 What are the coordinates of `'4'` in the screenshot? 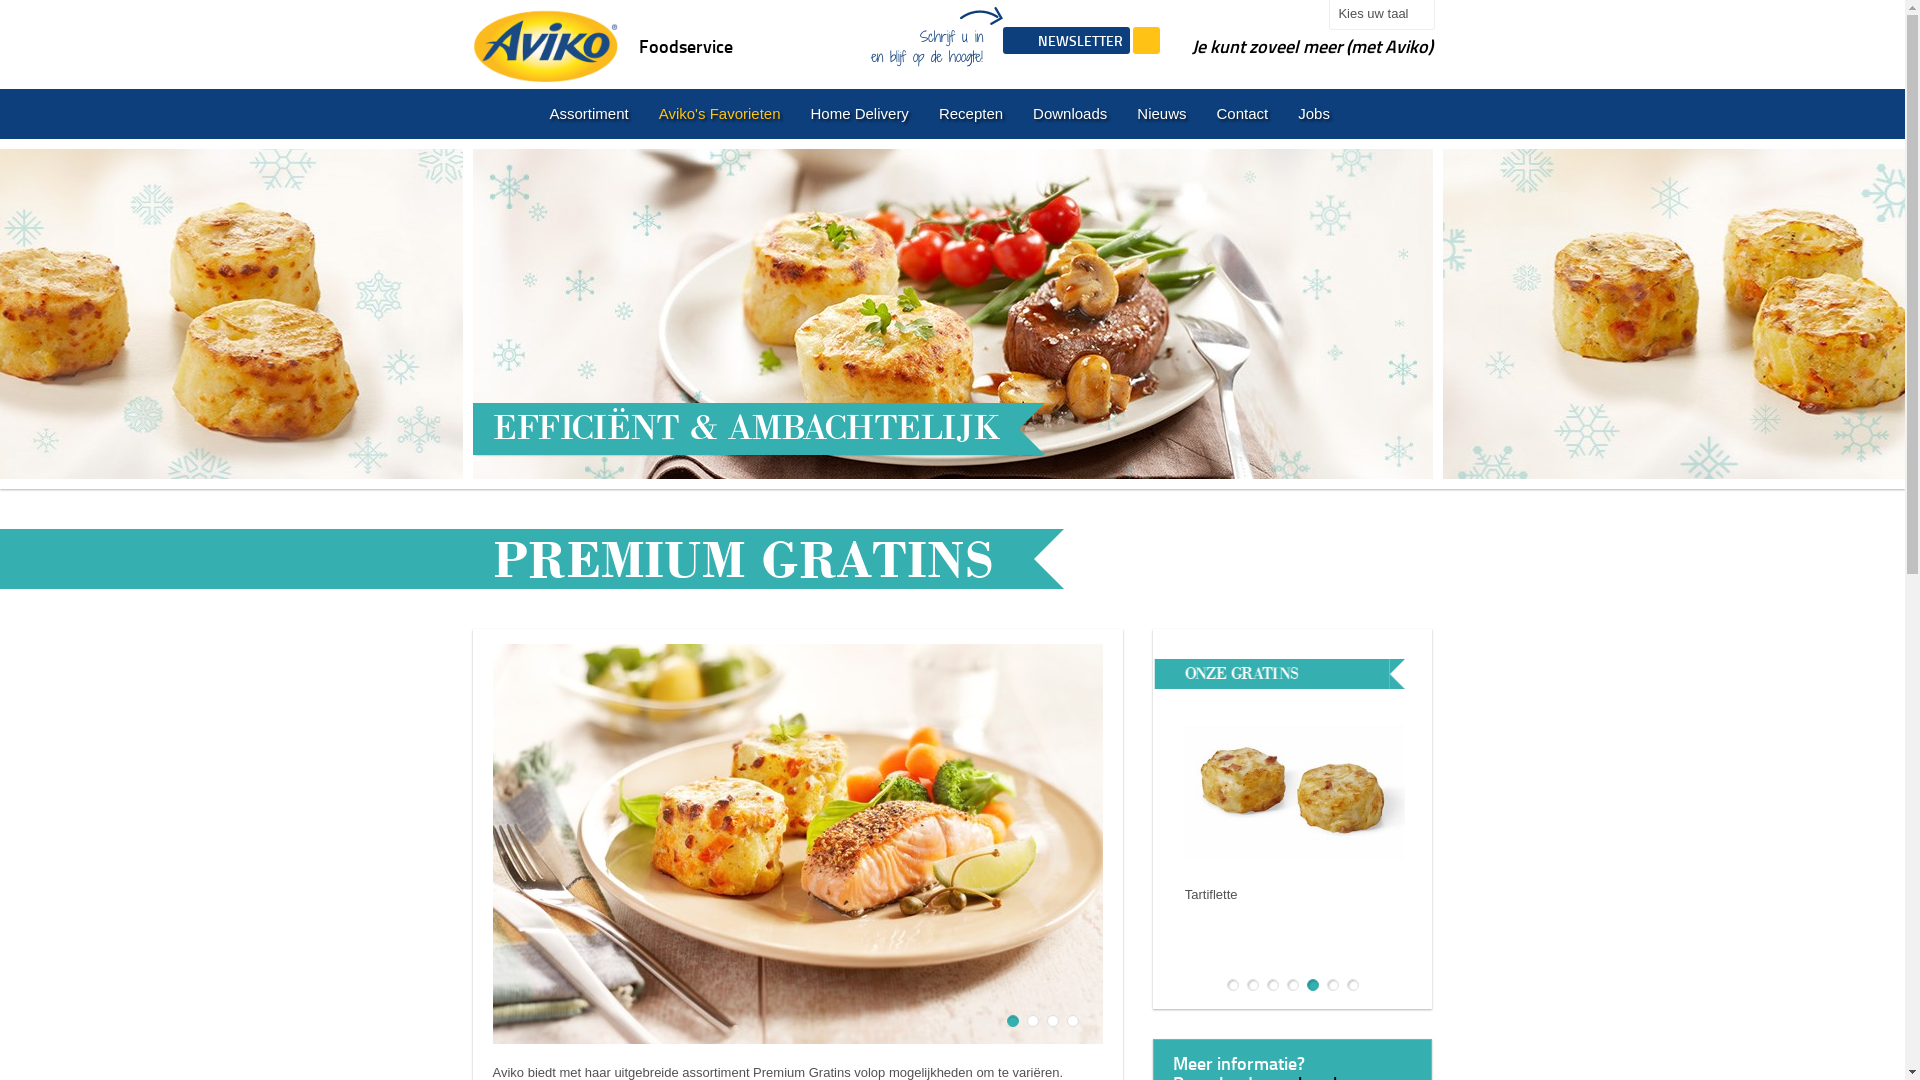 It's located at (1292, 983).